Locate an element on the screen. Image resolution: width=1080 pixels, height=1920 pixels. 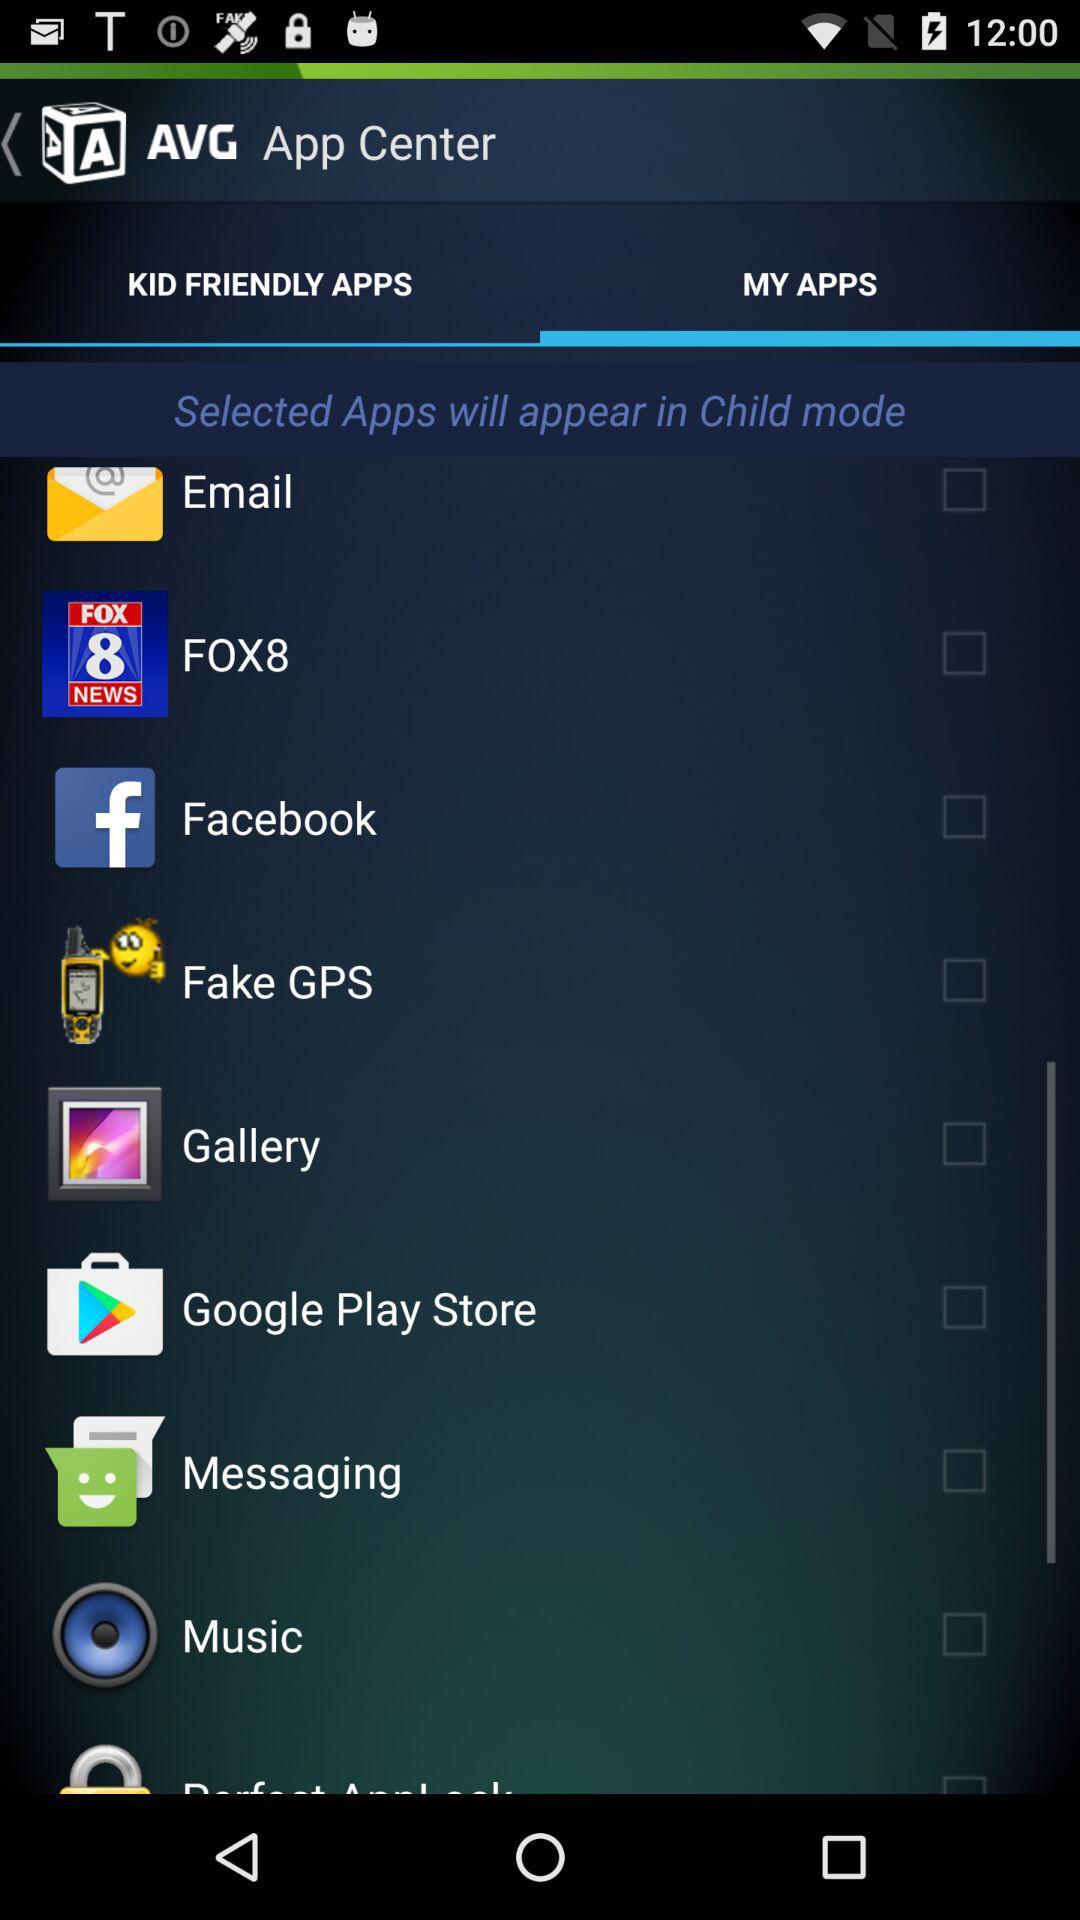
button to go to music is located at coordinates (104, 1635).